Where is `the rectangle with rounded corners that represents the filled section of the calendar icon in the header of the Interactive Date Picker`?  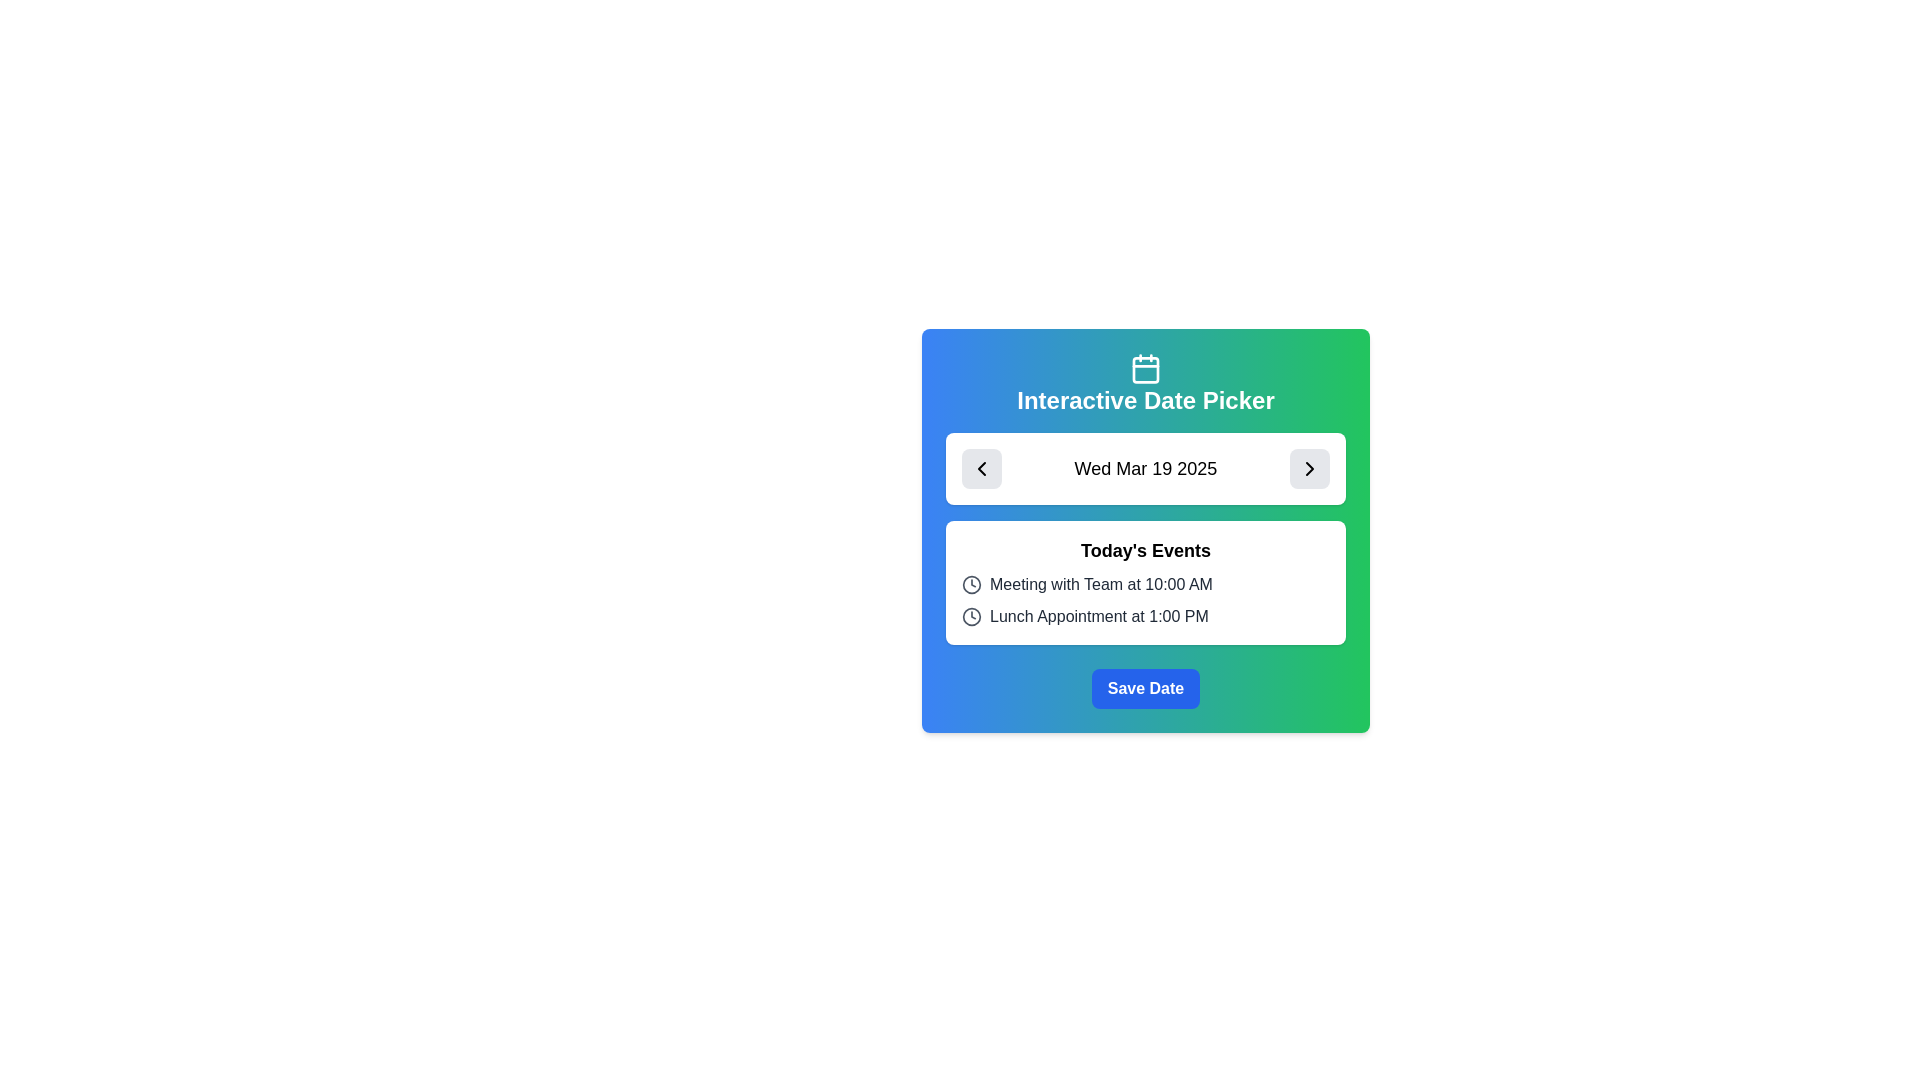
the rectangle with rounded corners that represents the filled section of the calendar icon in the header of the Interactive Date Picker is located at coordinates (1146, 370).